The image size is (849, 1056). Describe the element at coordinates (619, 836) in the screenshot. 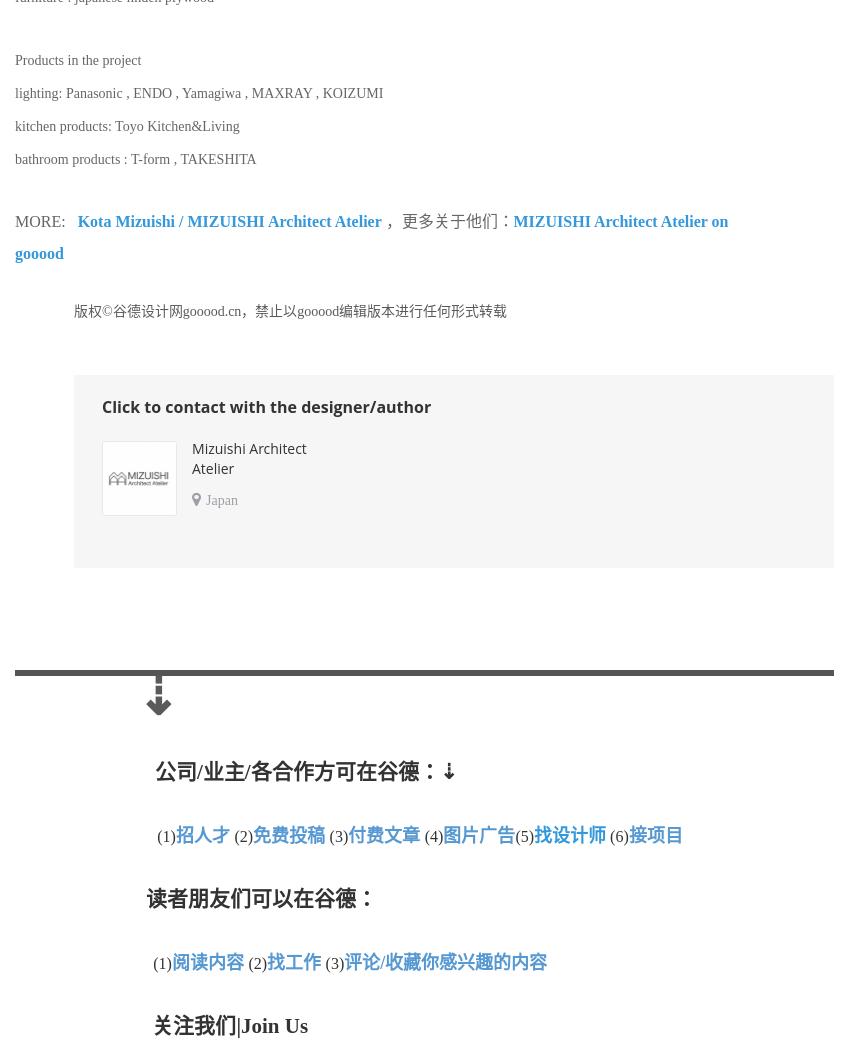

I see `'(6)'` at that location.